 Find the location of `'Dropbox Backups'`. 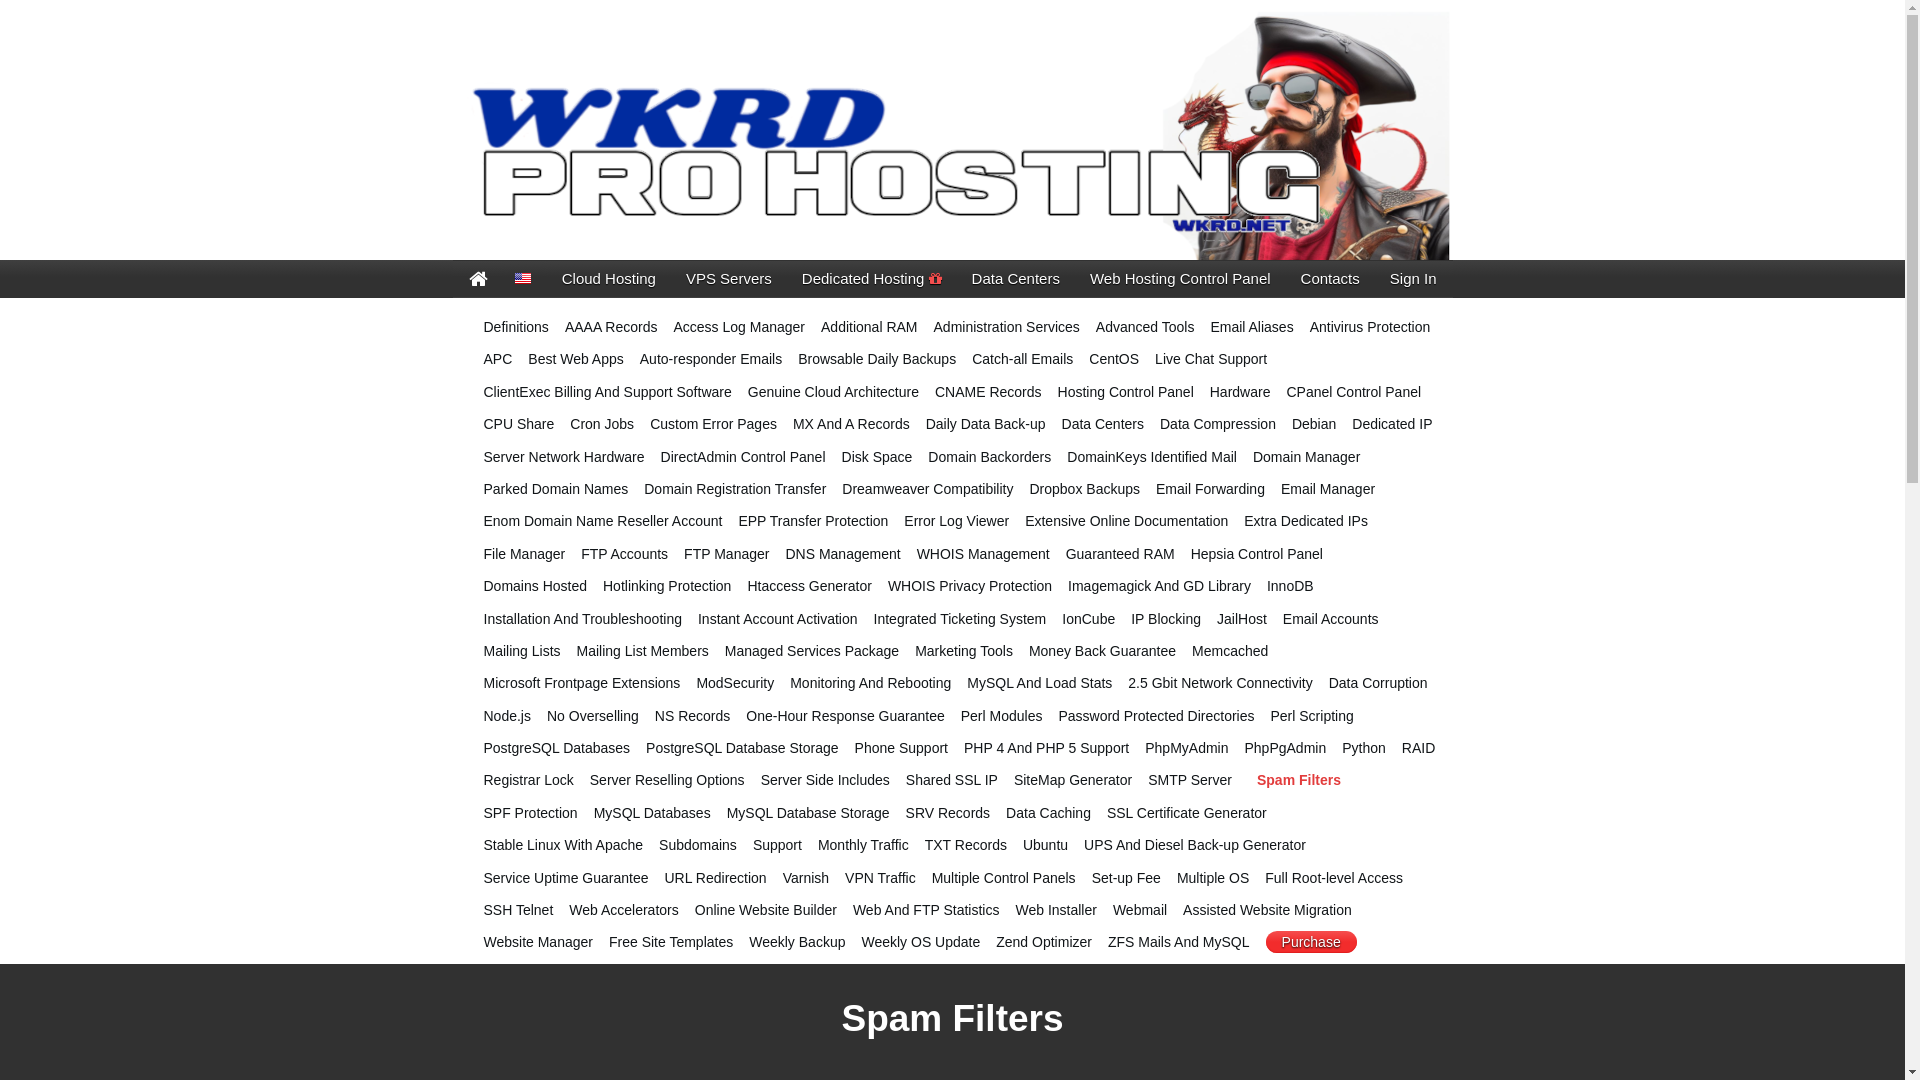

'Dropbox Backups' is located at coordinates (1083, 489).